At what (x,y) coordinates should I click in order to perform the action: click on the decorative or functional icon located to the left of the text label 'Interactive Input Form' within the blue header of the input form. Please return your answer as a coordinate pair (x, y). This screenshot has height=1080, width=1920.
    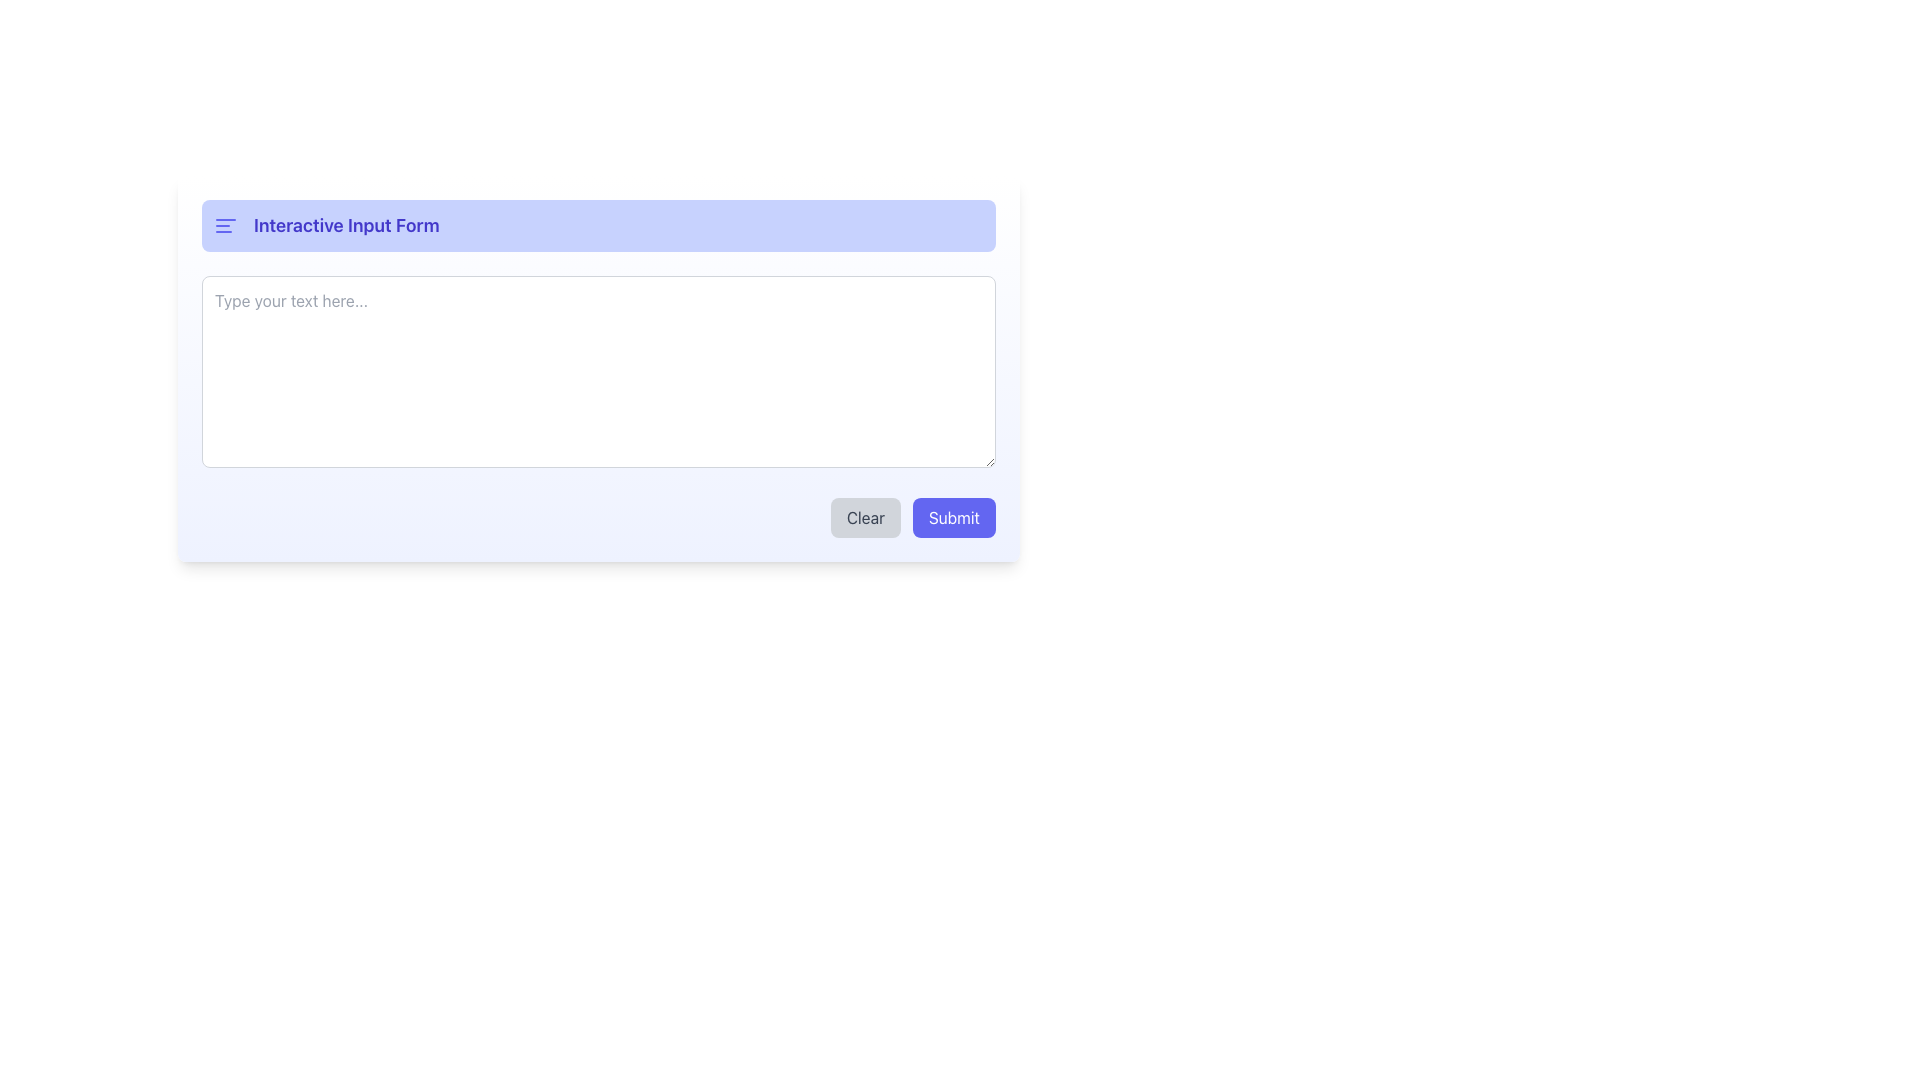
    Looking at the image, I should click on (225, 225).